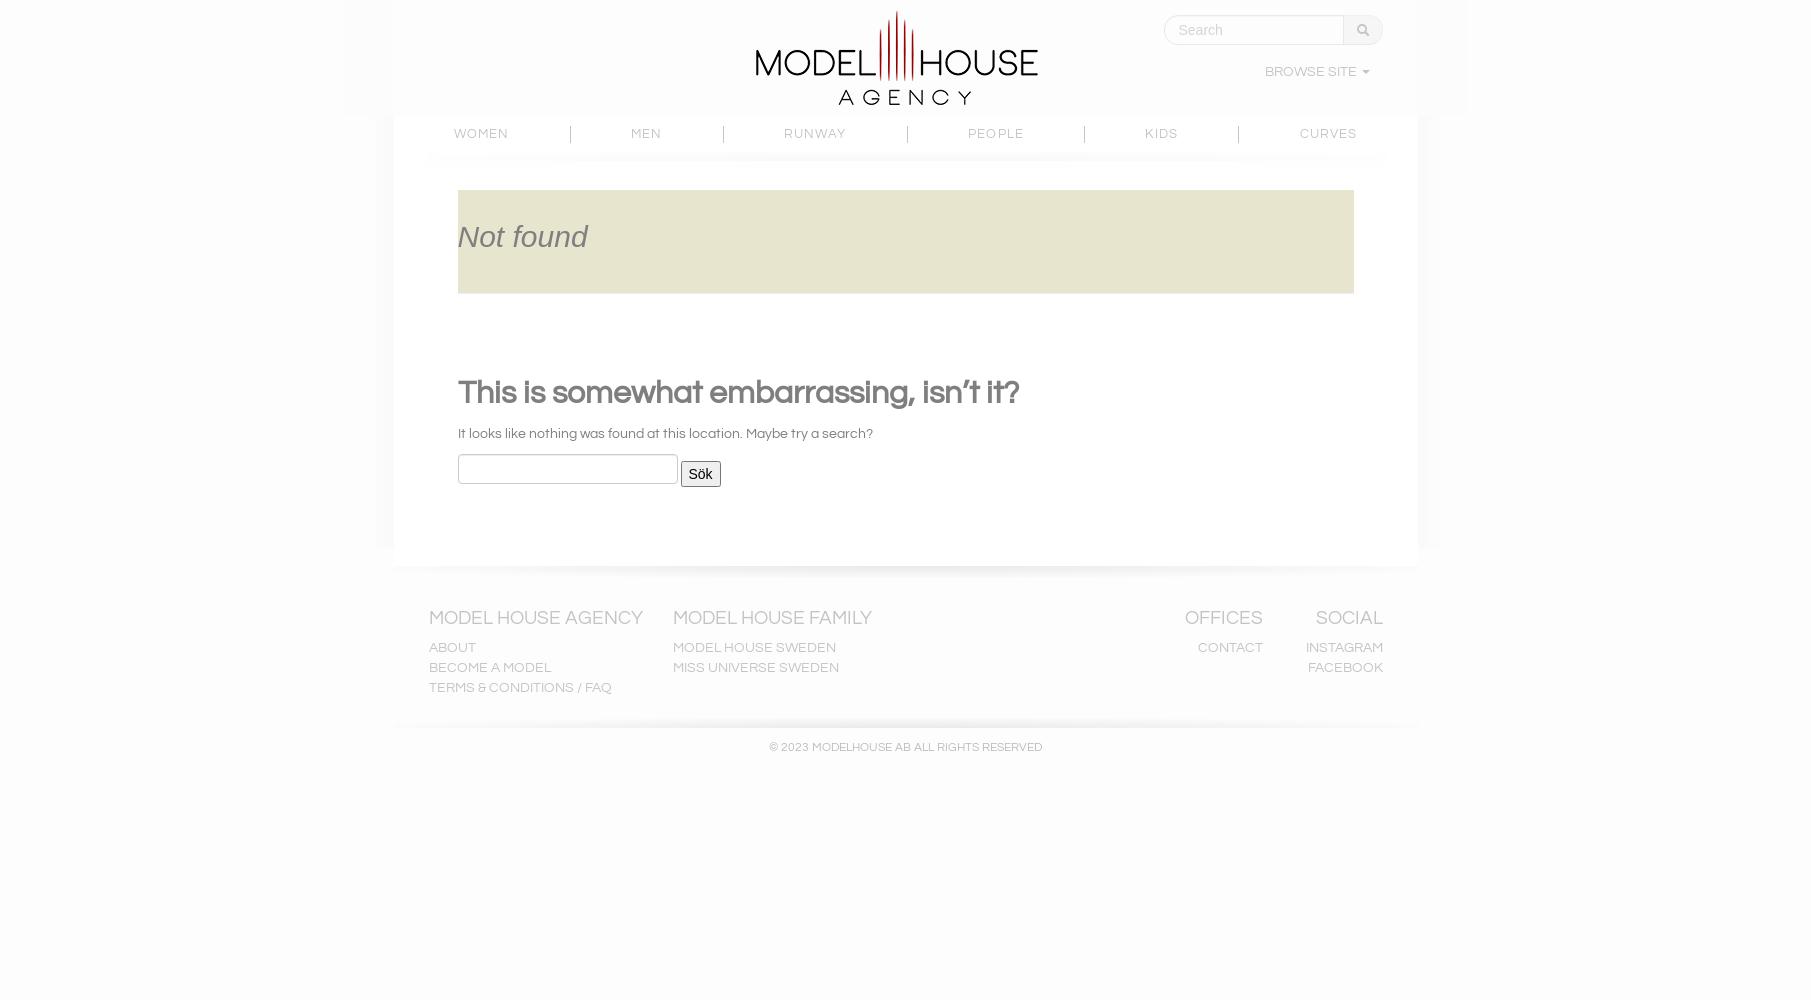 The image size is (1811, 1000). What do you see at coordinates (518, 688) in the screenshot?
I see `'TERMS & CONDITIONS / FAQ'` at bounding box center [518, 688].